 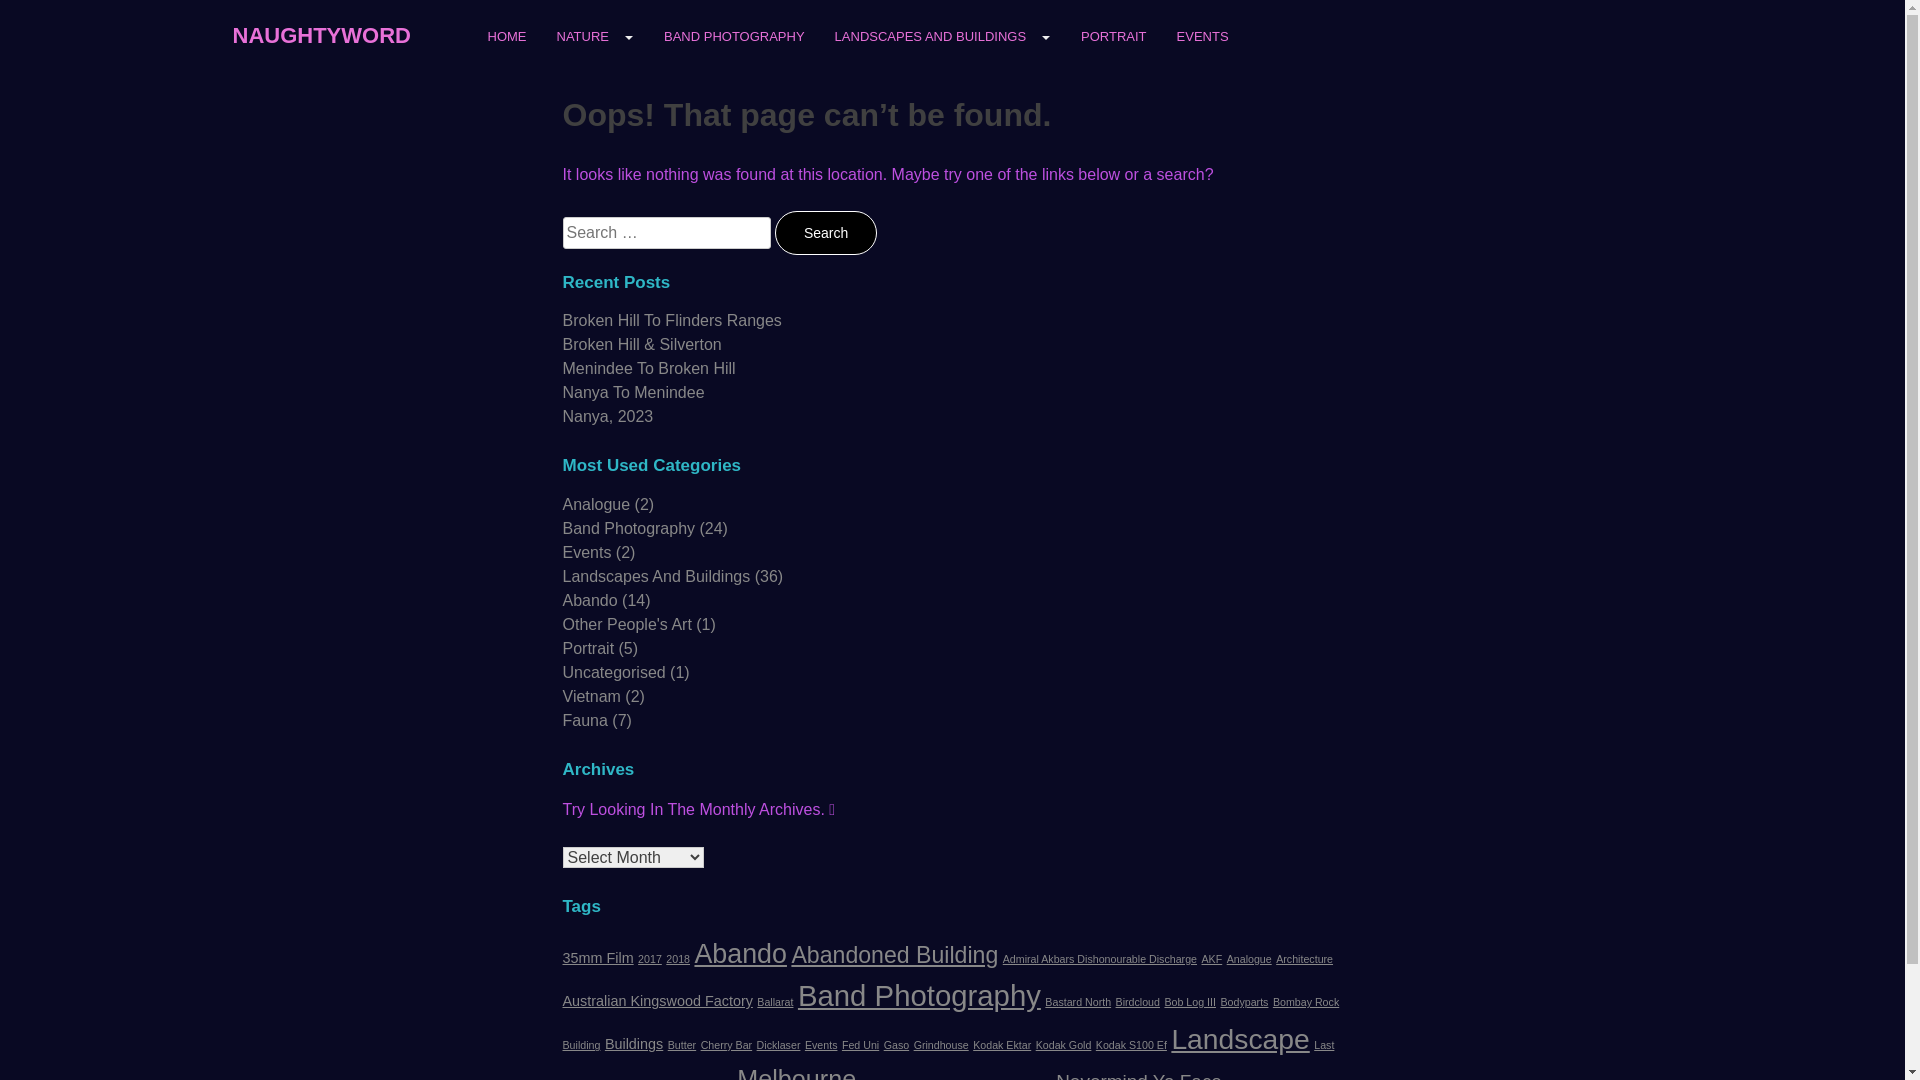 I want to click on 'NAUGHTYWORD', so click(x=321, y=34).